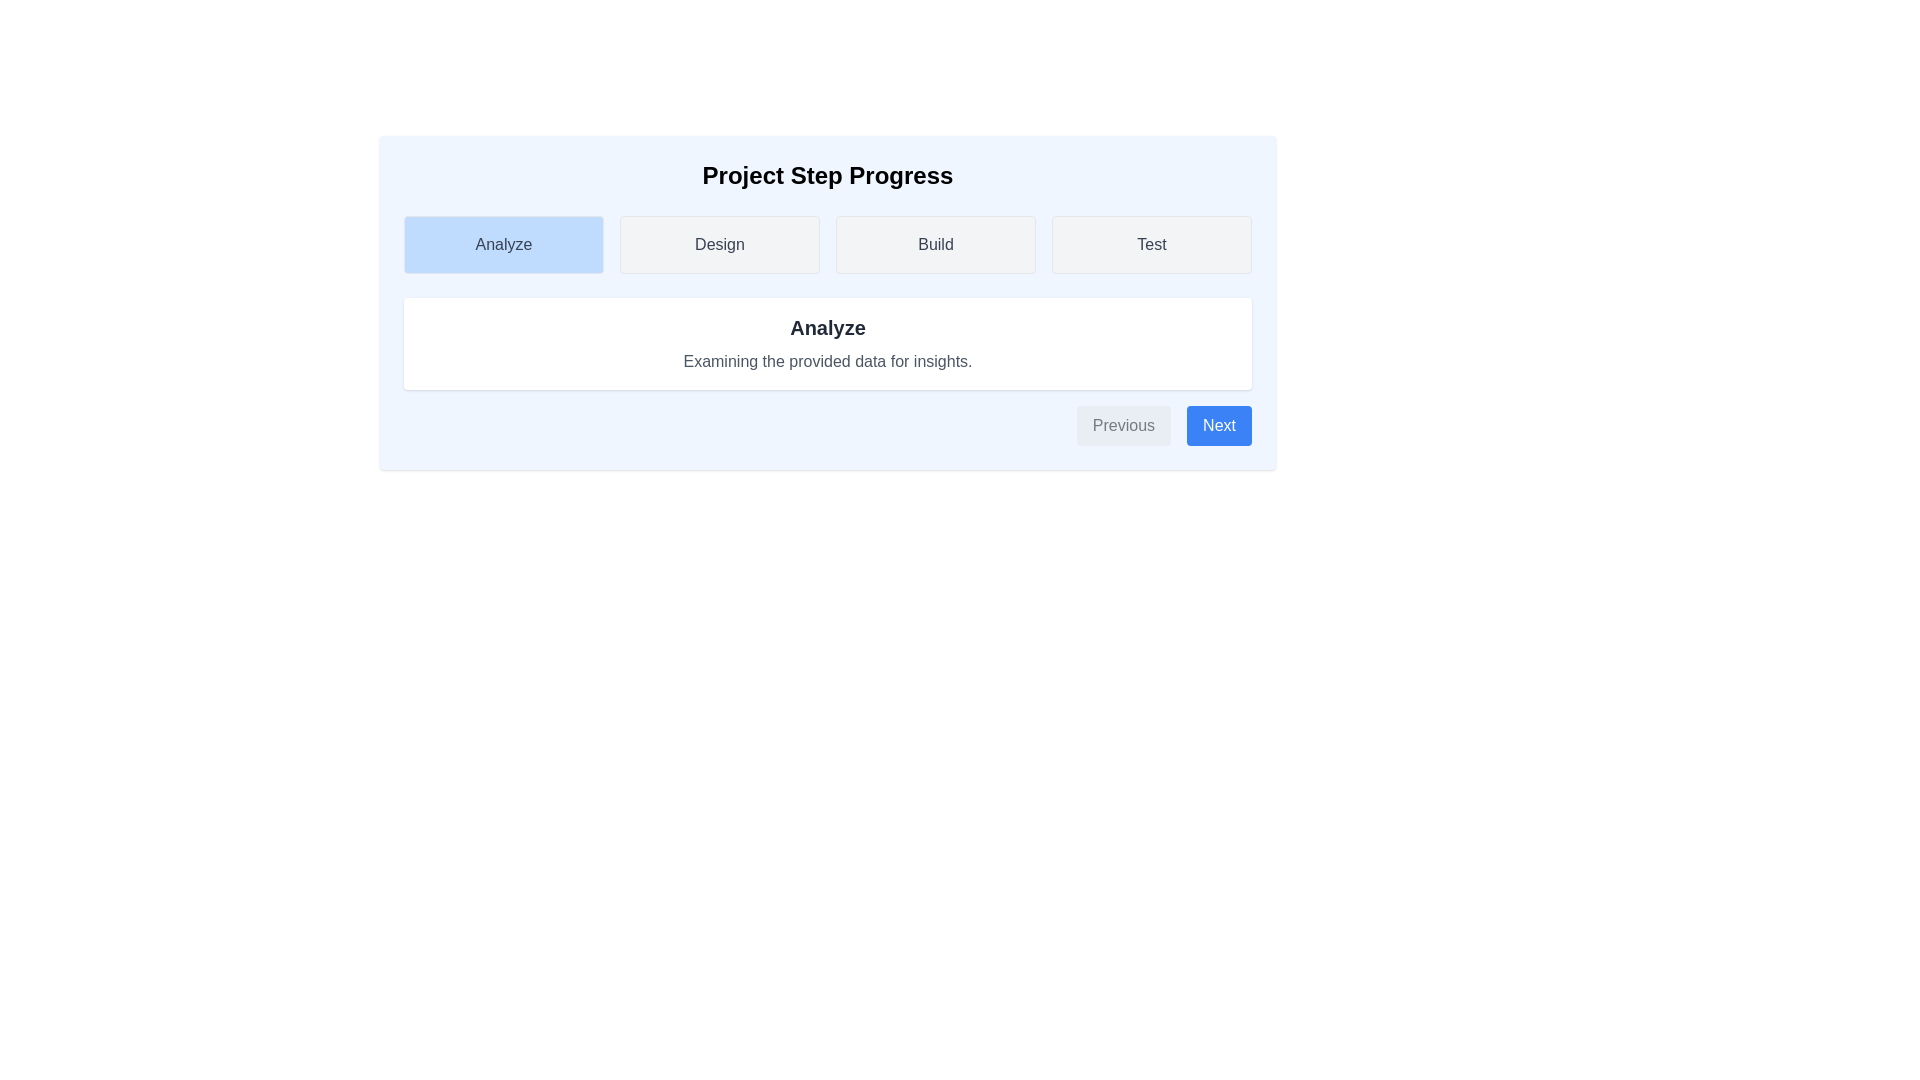 The image size is (1920, 1080). What do you see at coordinates (1152, 243) in the screenshot?
I see `the text label that serves as an identifier for the fourth step in the sequence, located at the top of the interface` at bounding box center [1152, 243].